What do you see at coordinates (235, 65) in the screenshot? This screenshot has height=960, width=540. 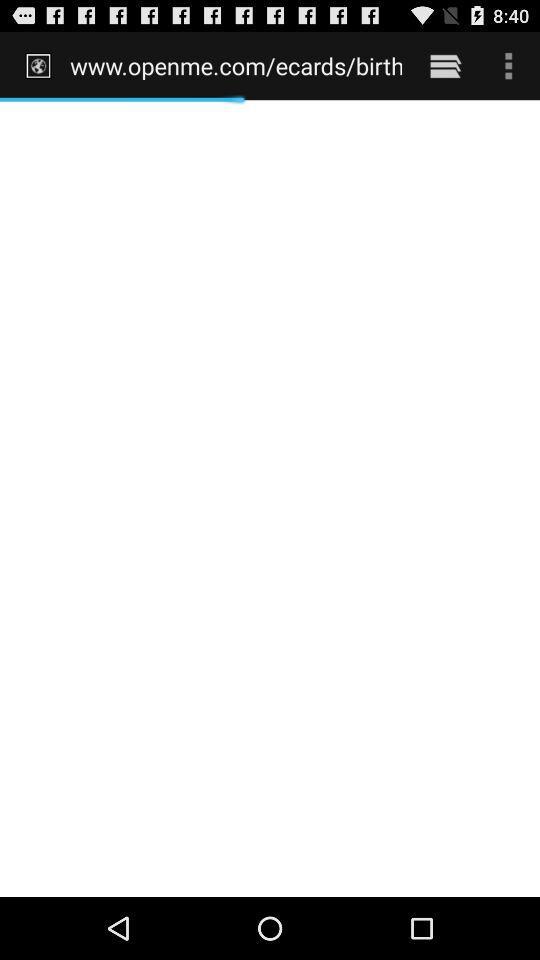 I see `the item at the top` at bounding box center [235, 65].